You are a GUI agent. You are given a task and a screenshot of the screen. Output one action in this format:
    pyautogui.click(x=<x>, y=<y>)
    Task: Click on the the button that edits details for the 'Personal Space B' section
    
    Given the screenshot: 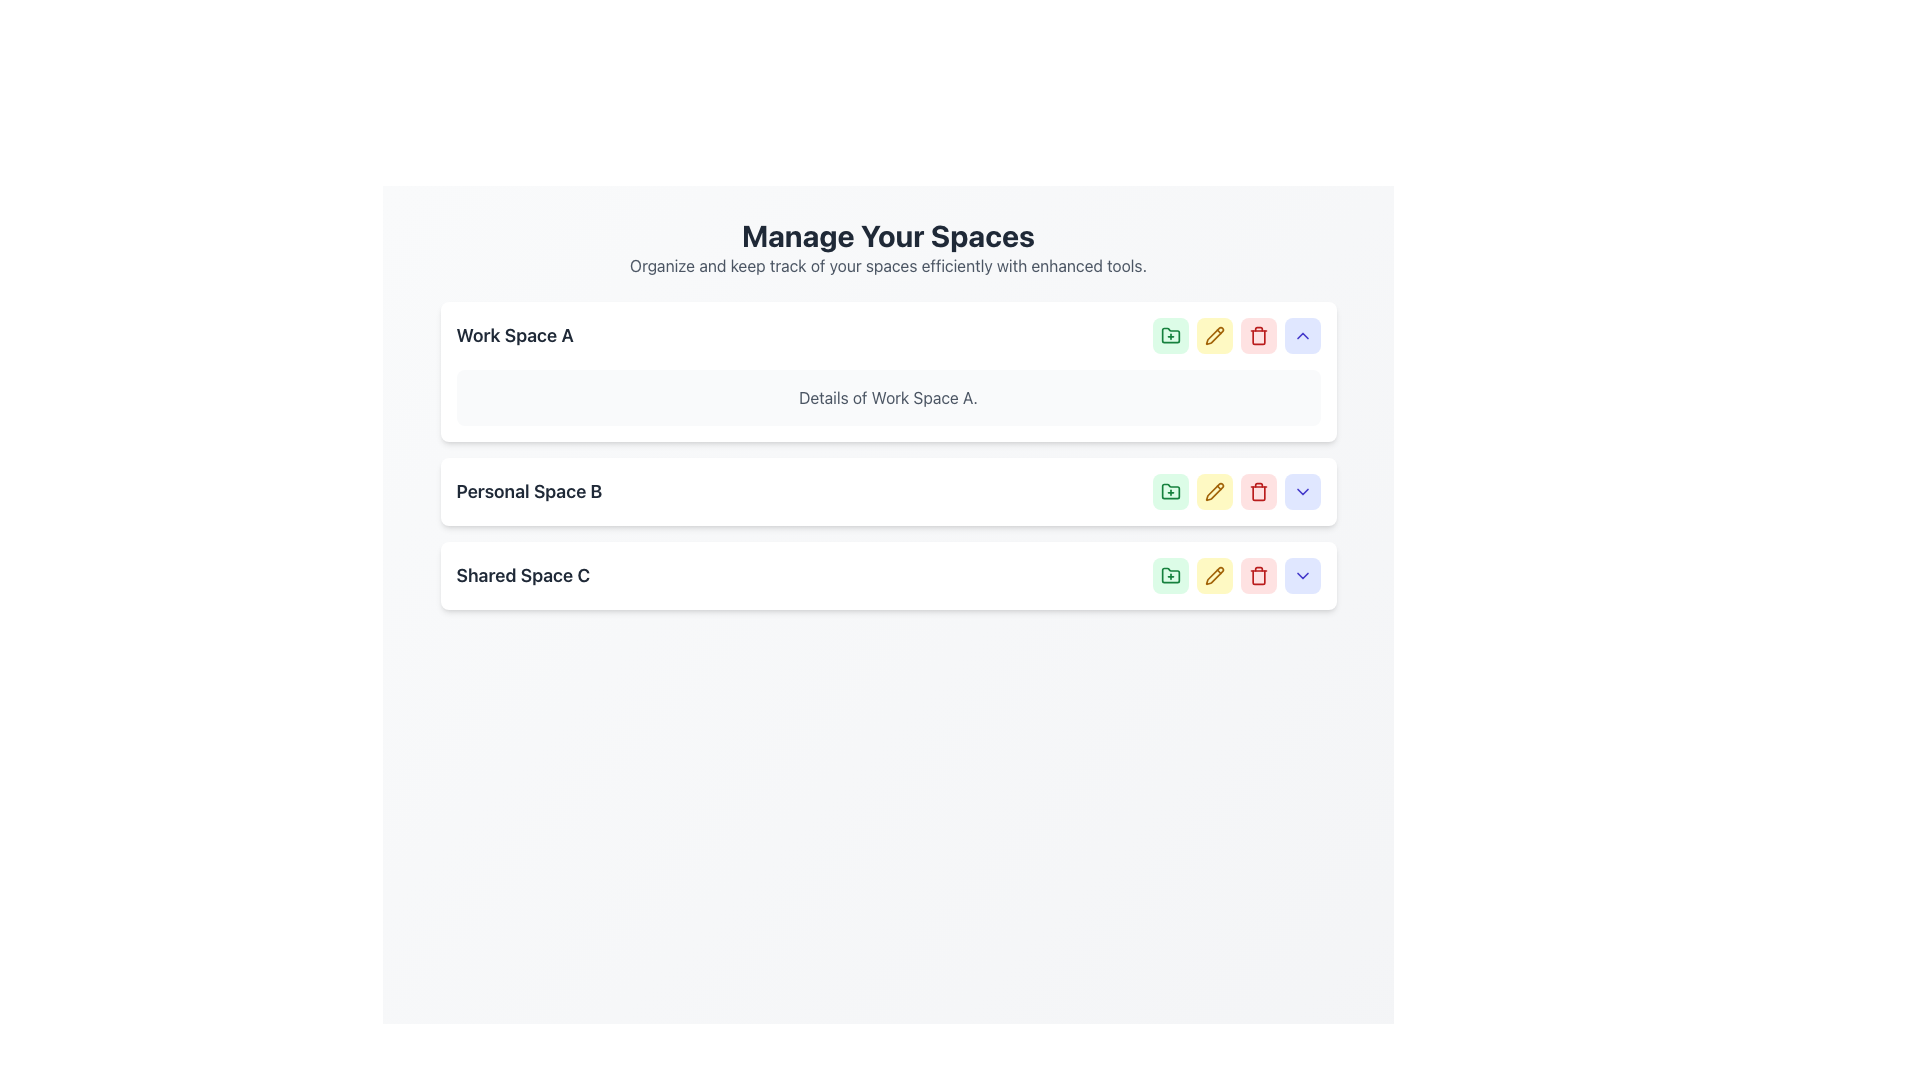 What is the action you would take?
    pyautogui.click(x=1235, y=492)
    